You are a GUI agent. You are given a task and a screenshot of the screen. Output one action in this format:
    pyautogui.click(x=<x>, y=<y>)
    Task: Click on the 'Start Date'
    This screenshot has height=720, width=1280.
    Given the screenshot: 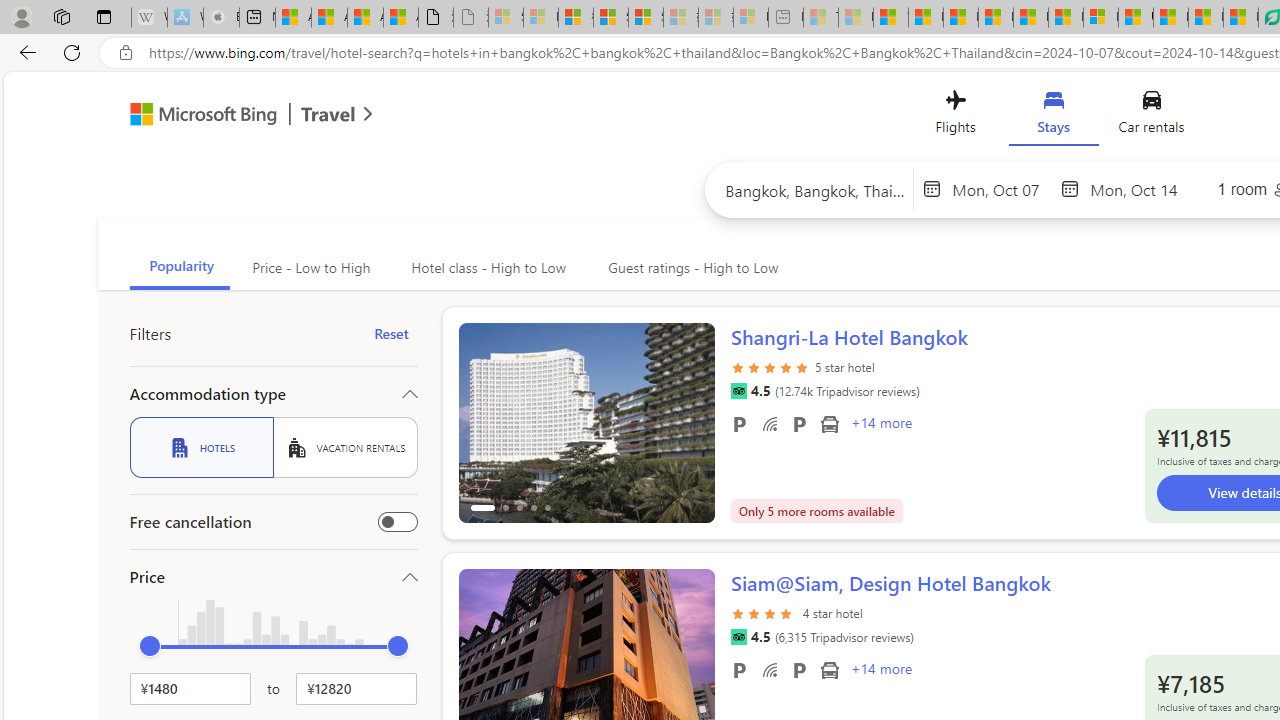 What is the action you would take?
    pyautogui.click(x=1001, y=189)
    